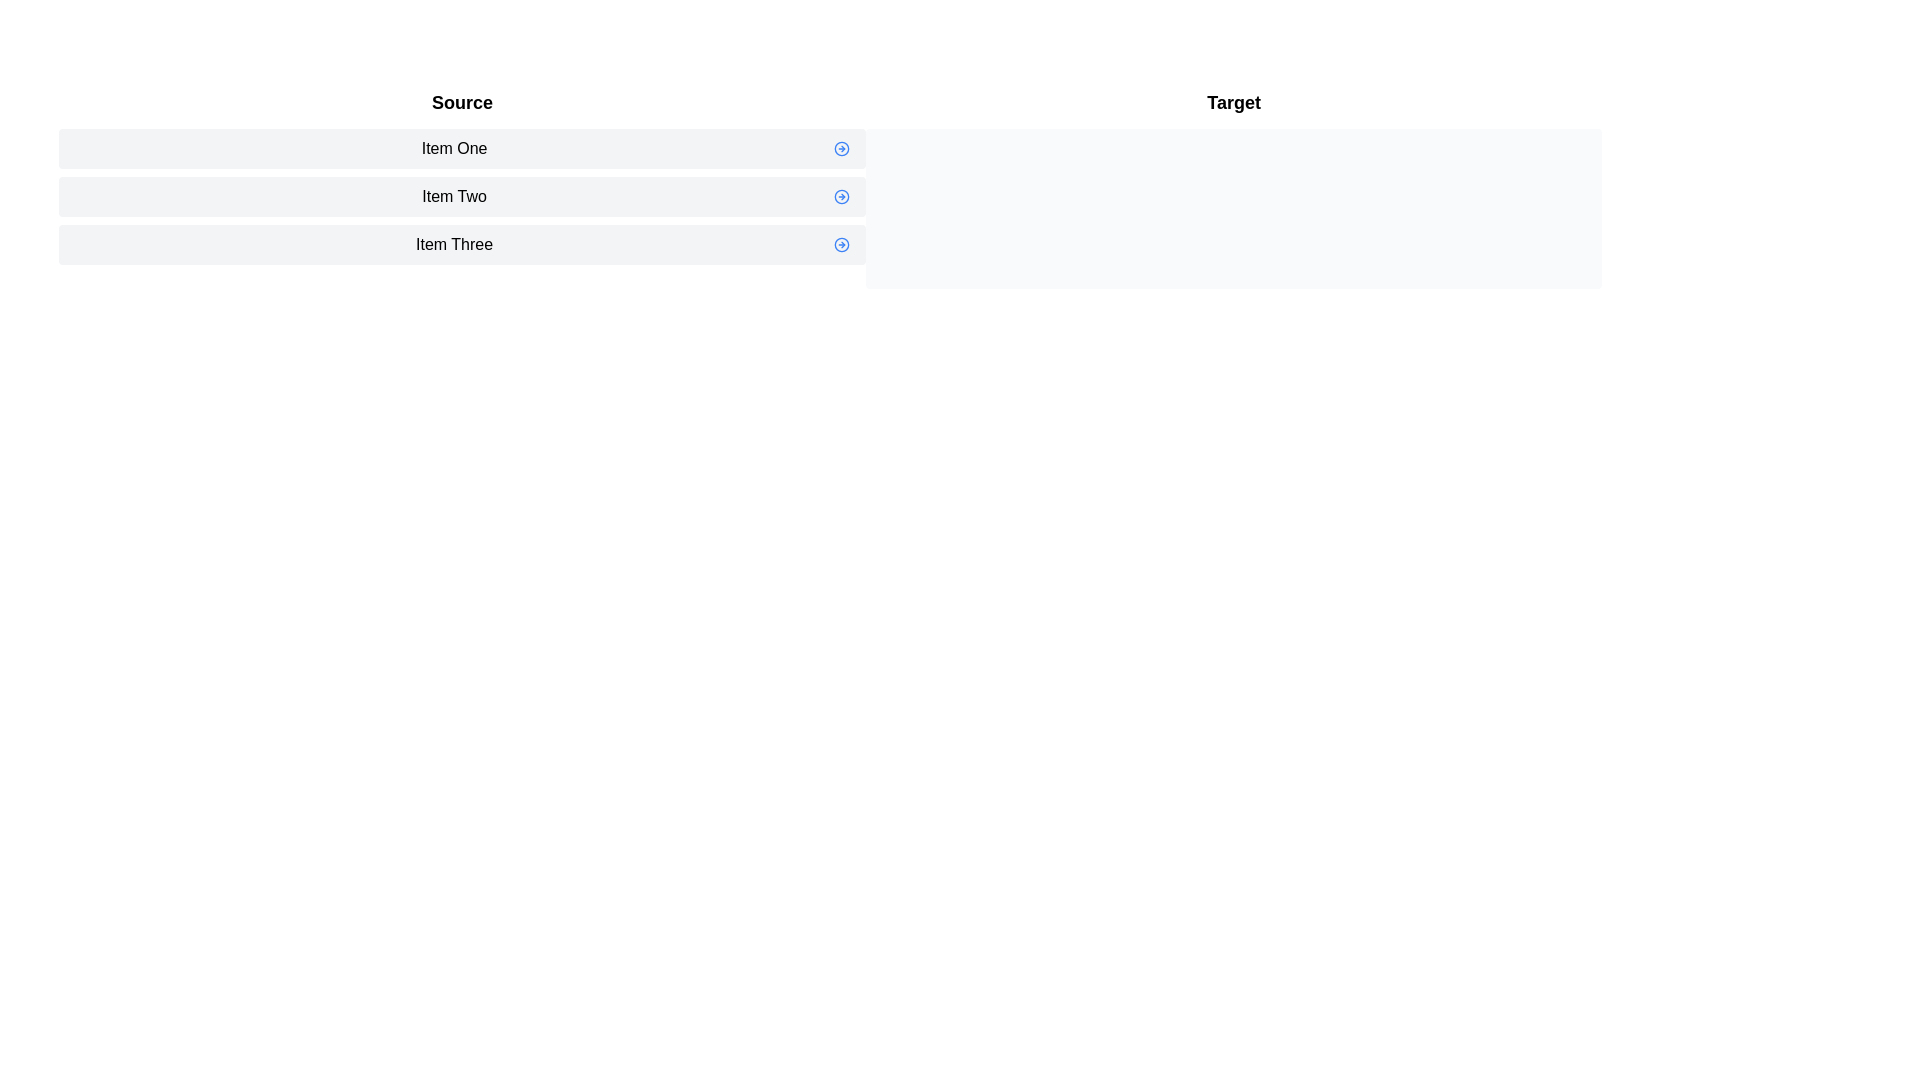 This screenshot has height=1080, width=1920. I want to click on the List Item element labeled 'Item Three', which is the third item in a vertical list with a light gray background and a blue circle with an arrow icon to the right, so click(461, 244).